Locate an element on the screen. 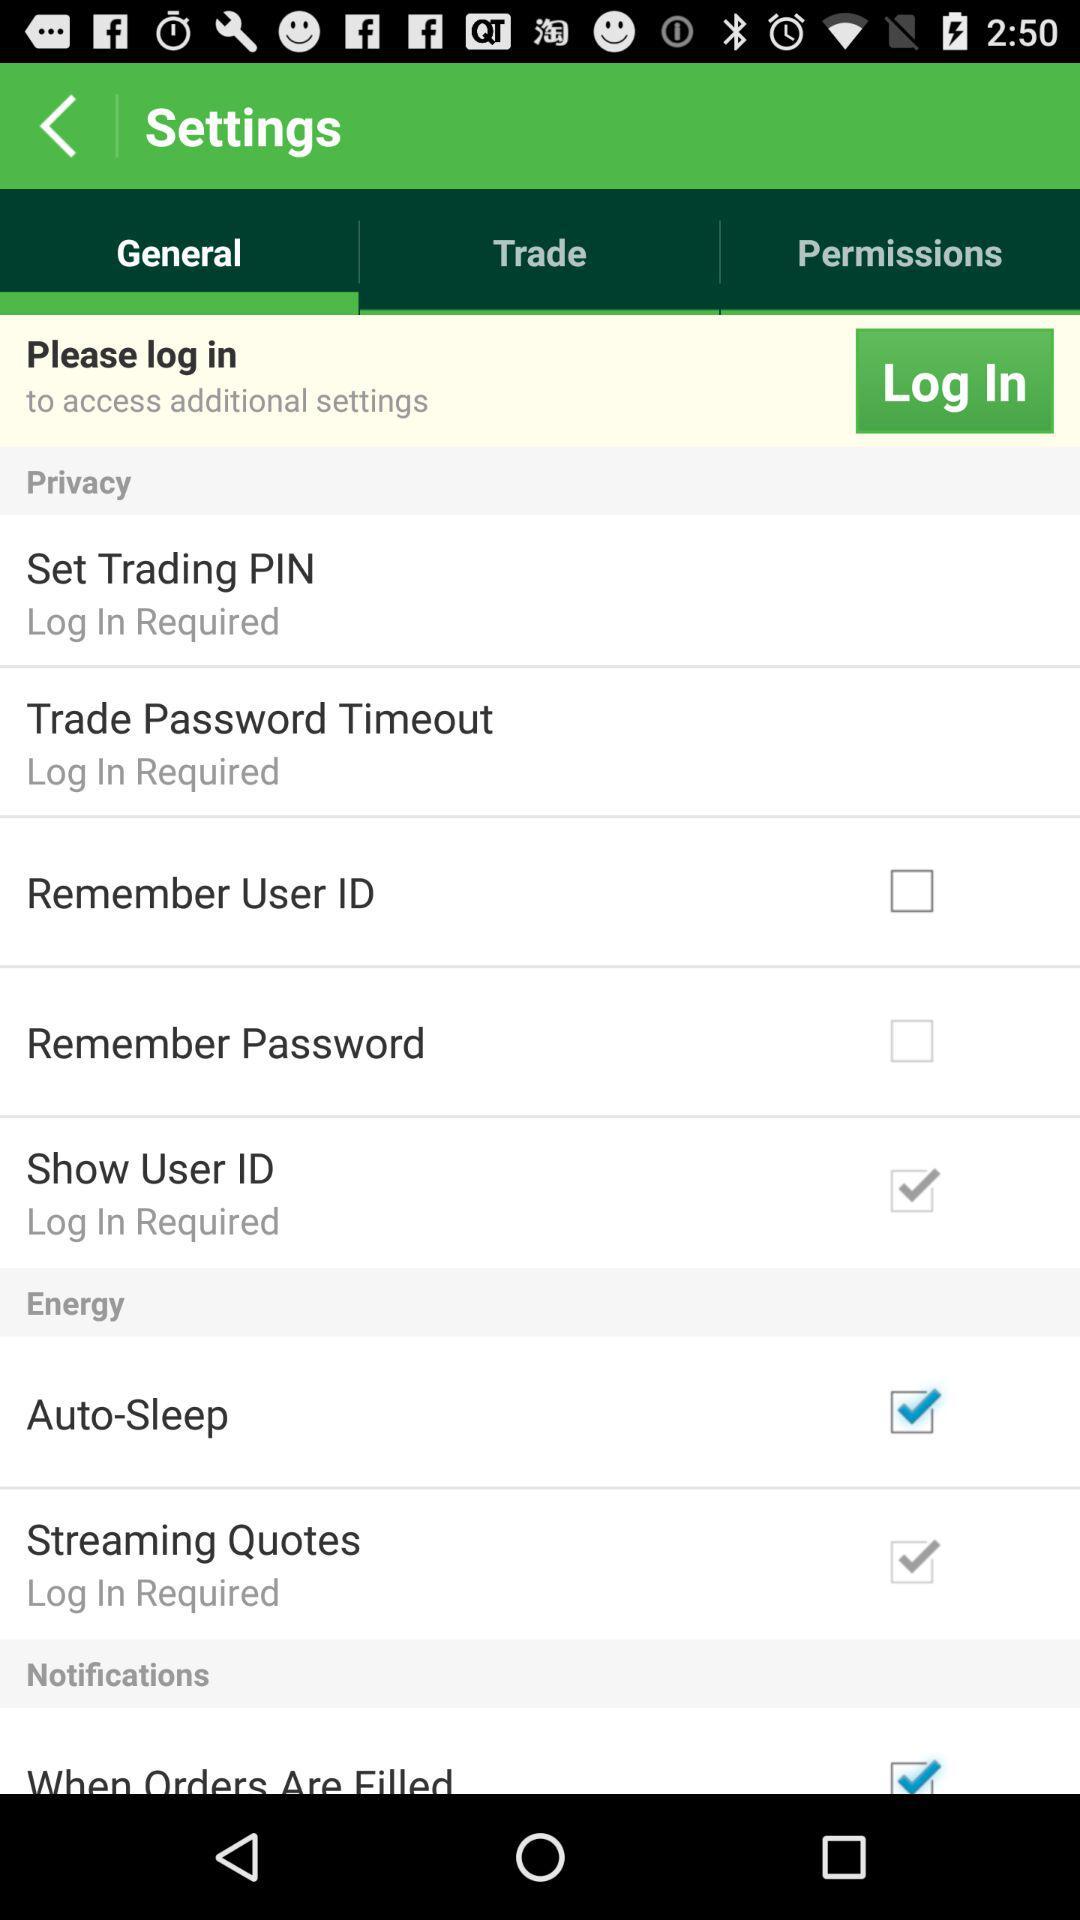 This screenshot has height=1920, width=1080. the item to the left of the trade icon is located at coordinates (178, 251).